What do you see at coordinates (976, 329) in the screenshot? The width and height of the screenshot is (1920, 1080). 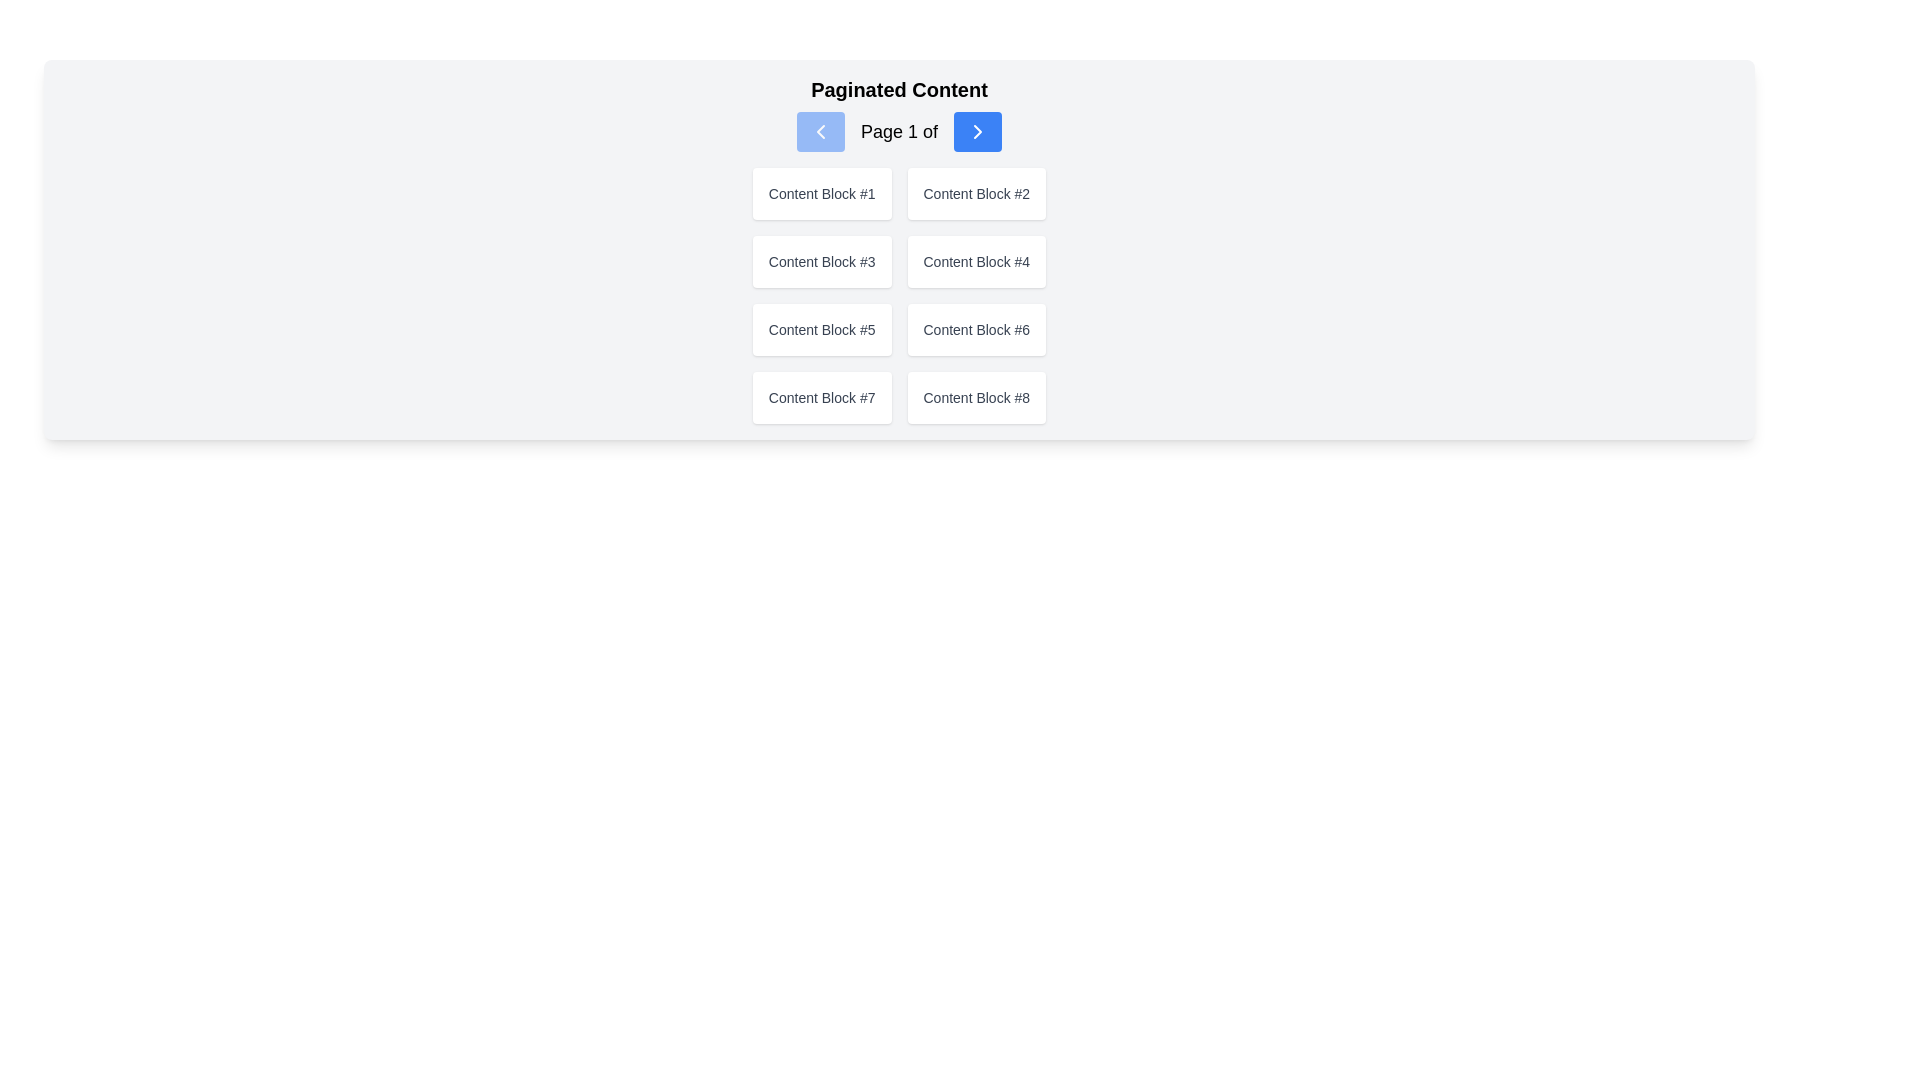 I see `the text label that reads 'Content Block #6', which is styled in gray color and located in the center-right section of a grid layout, specifically in the third column of the second row` at bounding box center [976, 329].